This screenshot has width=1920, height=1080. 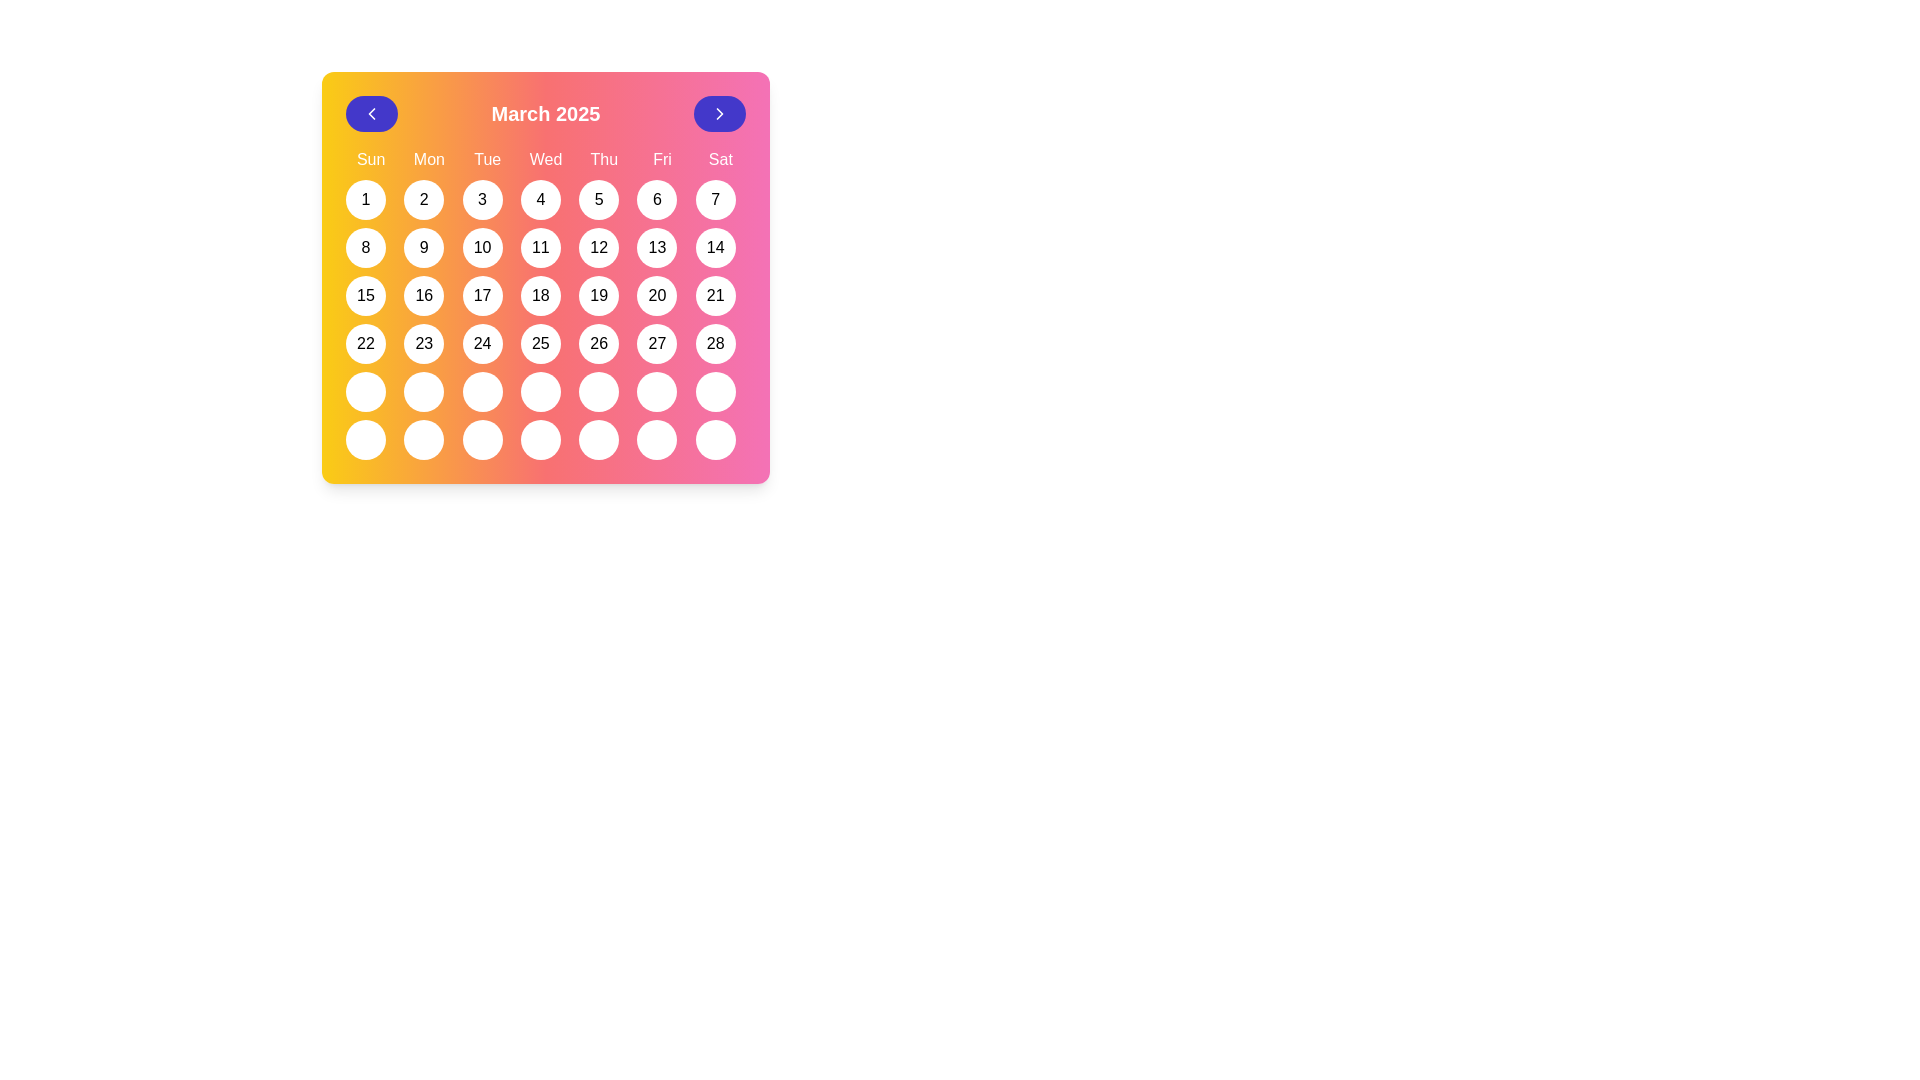 I want to click on the button representing the 27th day of March 2025 in the calendar, so click(x=657, y=342).